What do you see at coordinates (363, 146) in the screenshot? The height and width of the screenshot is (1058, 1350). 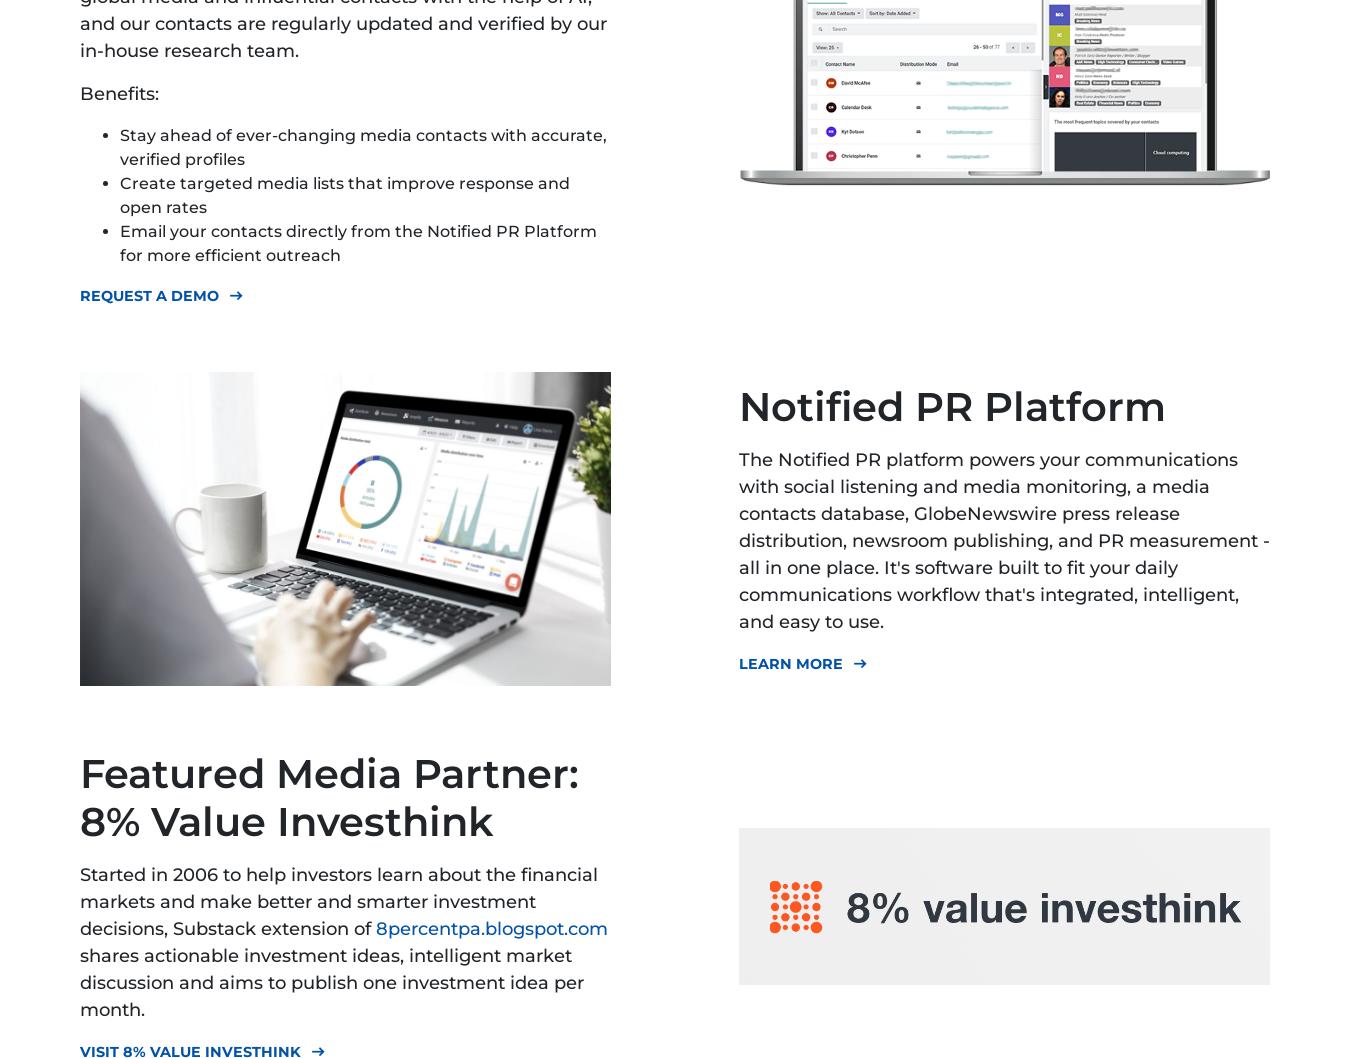 I see `'Stay ahead of ever-changing media contacts with accurate, verified profiles'` at bounding box center [363, 146].